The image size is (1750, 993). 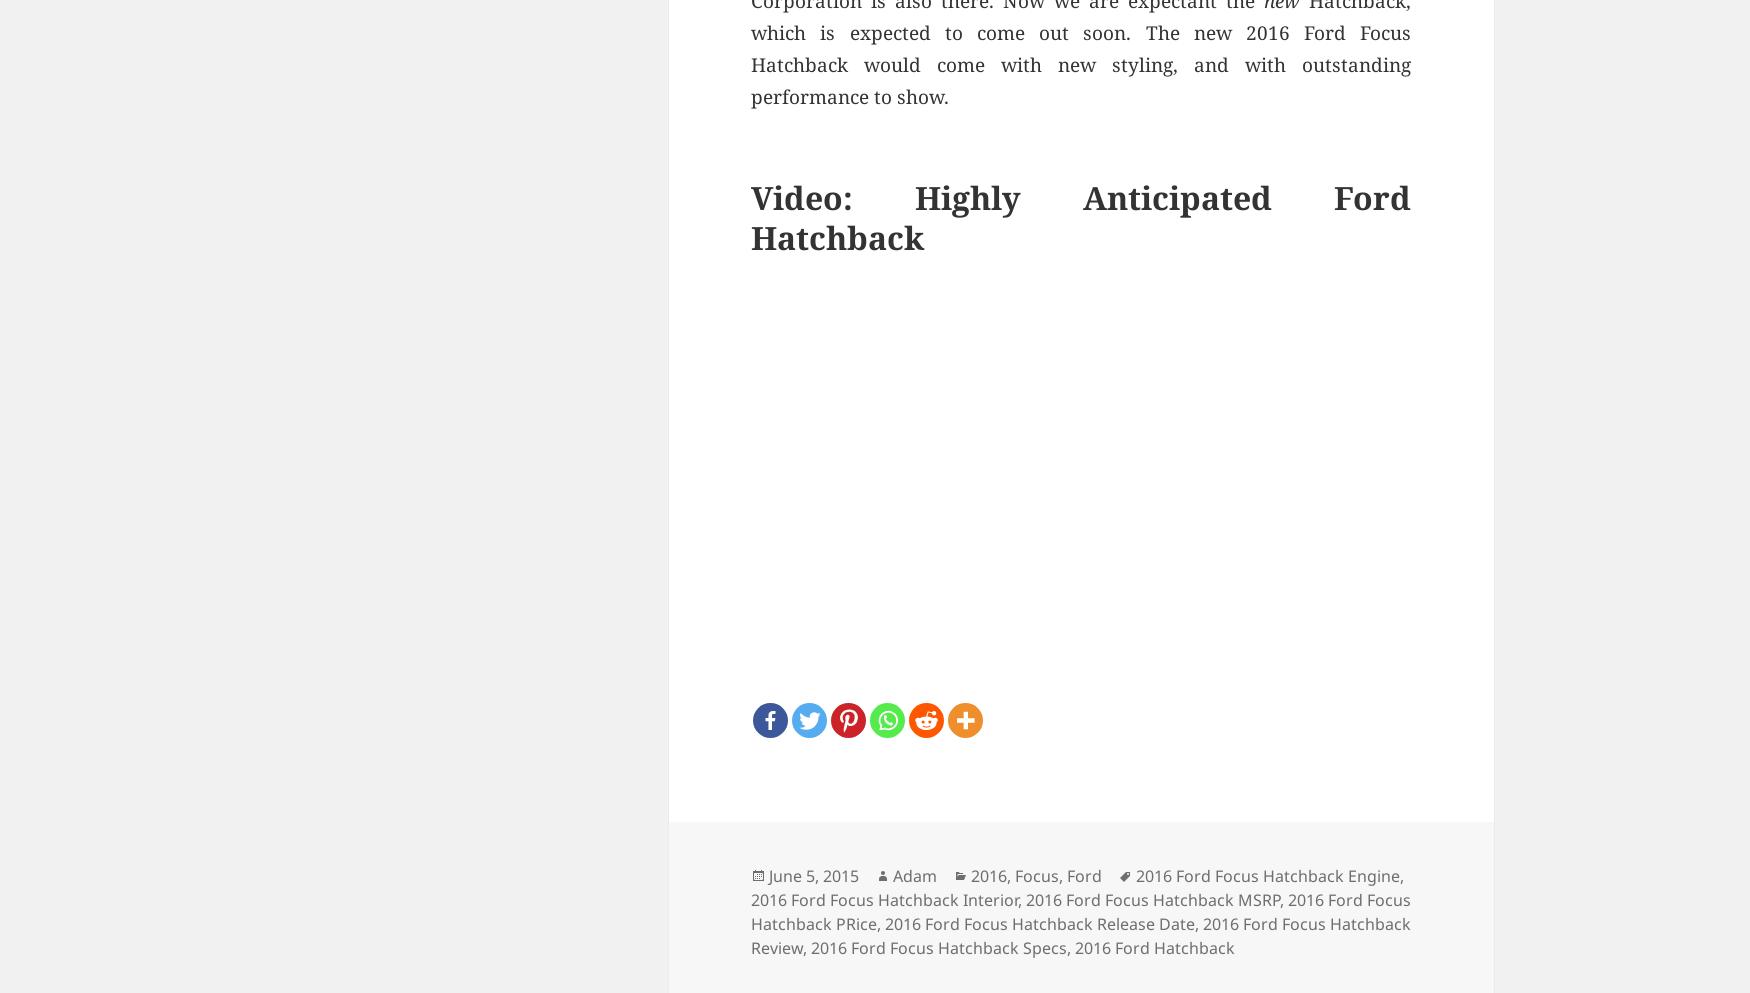 I want to click on '2016', so click(x=988, y=874).